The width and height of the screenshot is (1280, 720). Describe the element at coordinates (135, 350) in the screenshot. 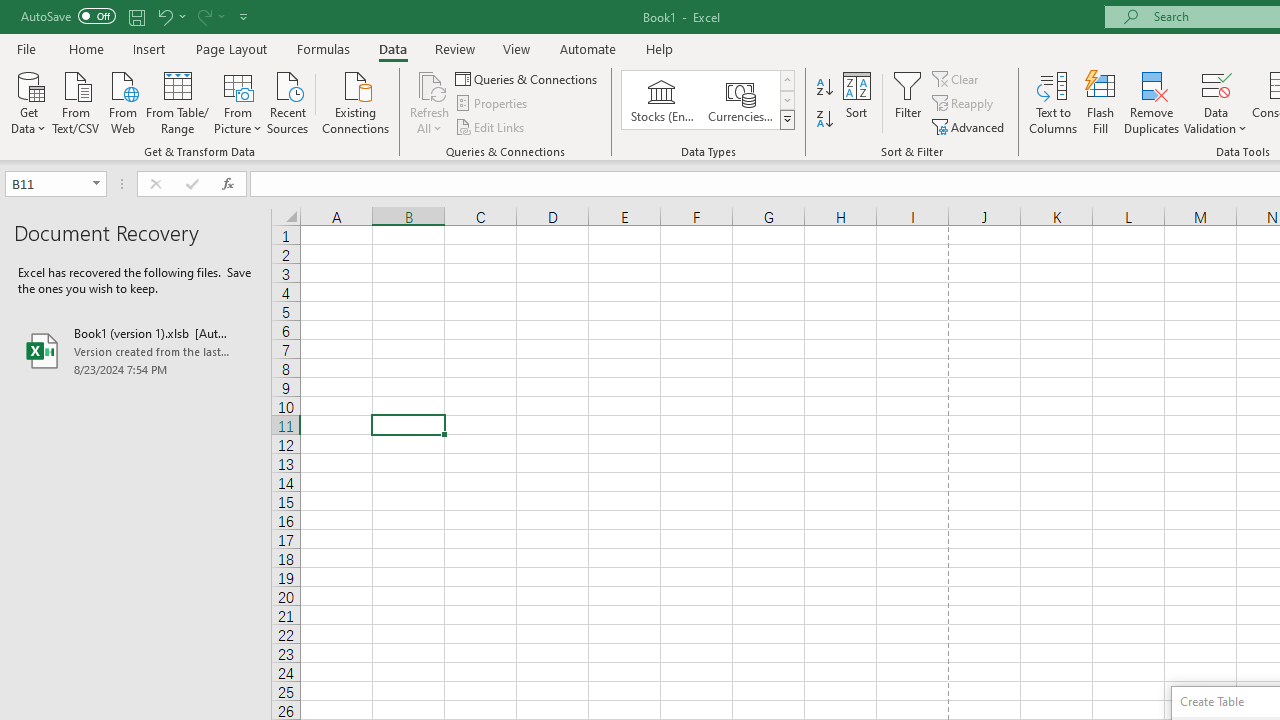

I see `'Book1 (version 1).xlsb  [AutoRecovered]'` at that location.